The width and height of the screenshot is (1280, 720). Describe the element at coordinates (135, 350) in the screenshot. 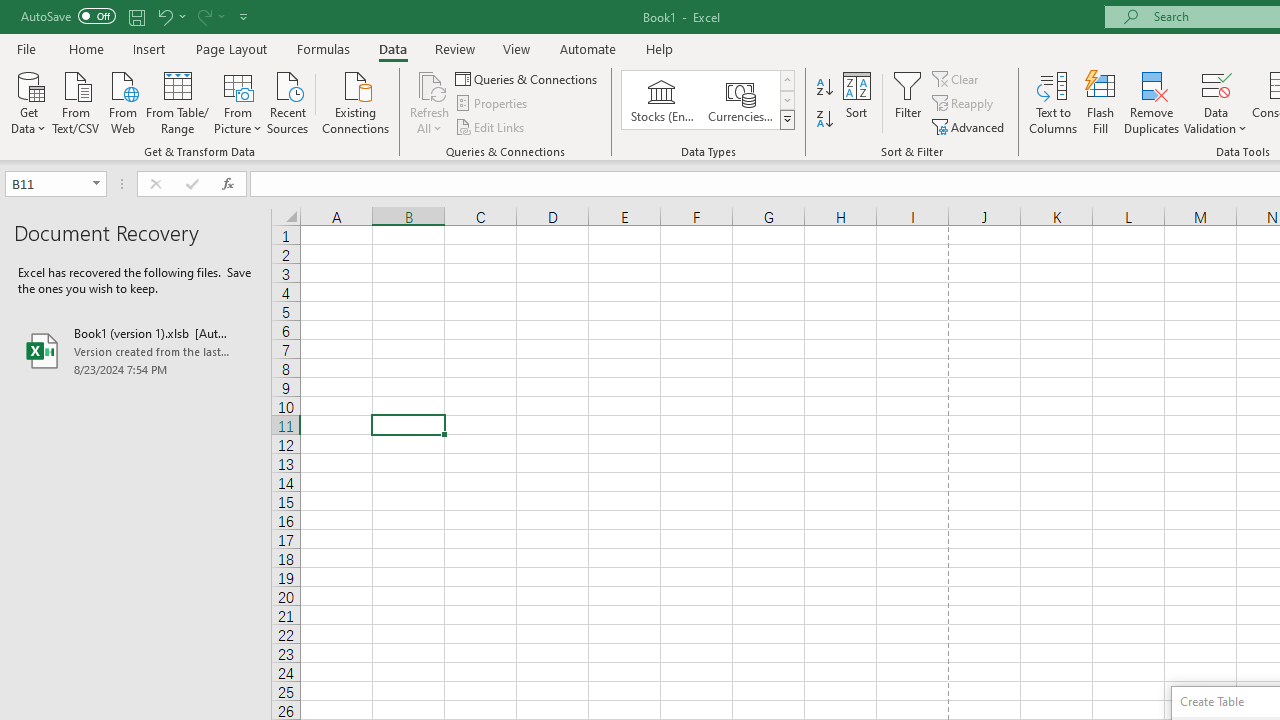

I see `'Book1 (version 1).xlsb  [AutoRecovered]'` at that location.